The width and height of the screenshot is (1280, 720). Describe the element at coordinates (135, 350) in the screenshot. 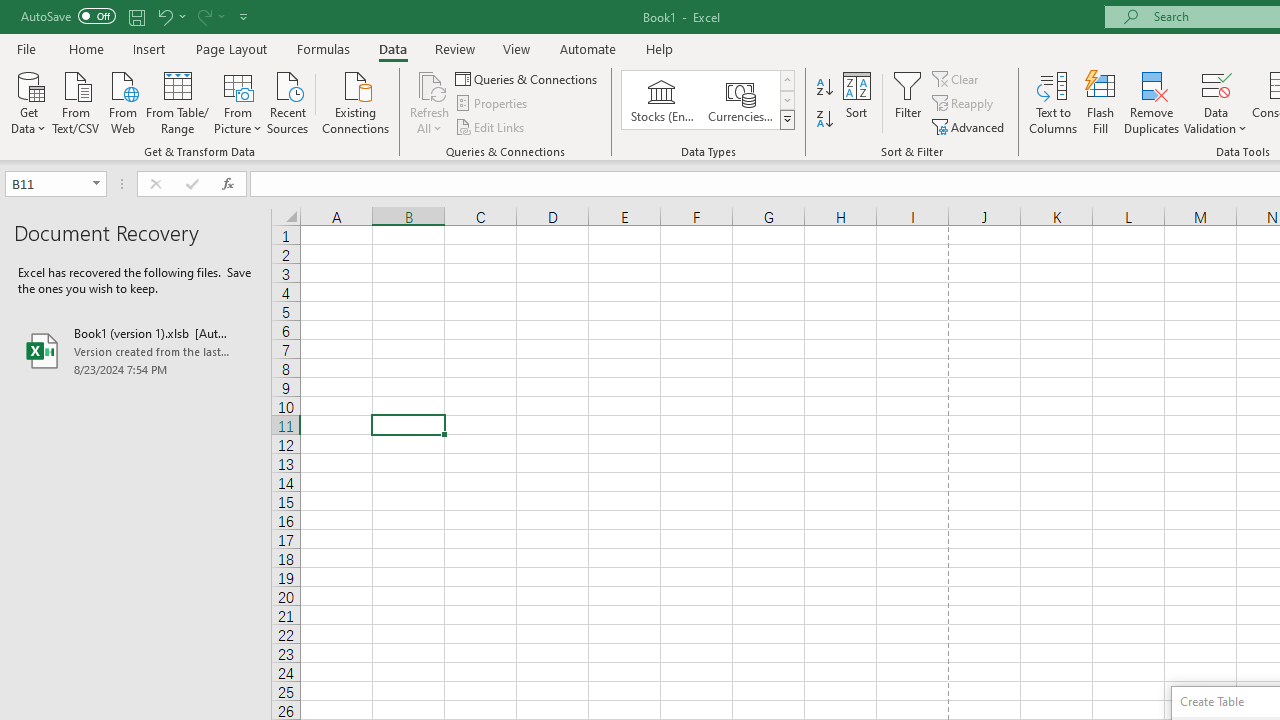

I see `'Book1 (version 1).xlsb  [AutoRecovered]'` at that location.